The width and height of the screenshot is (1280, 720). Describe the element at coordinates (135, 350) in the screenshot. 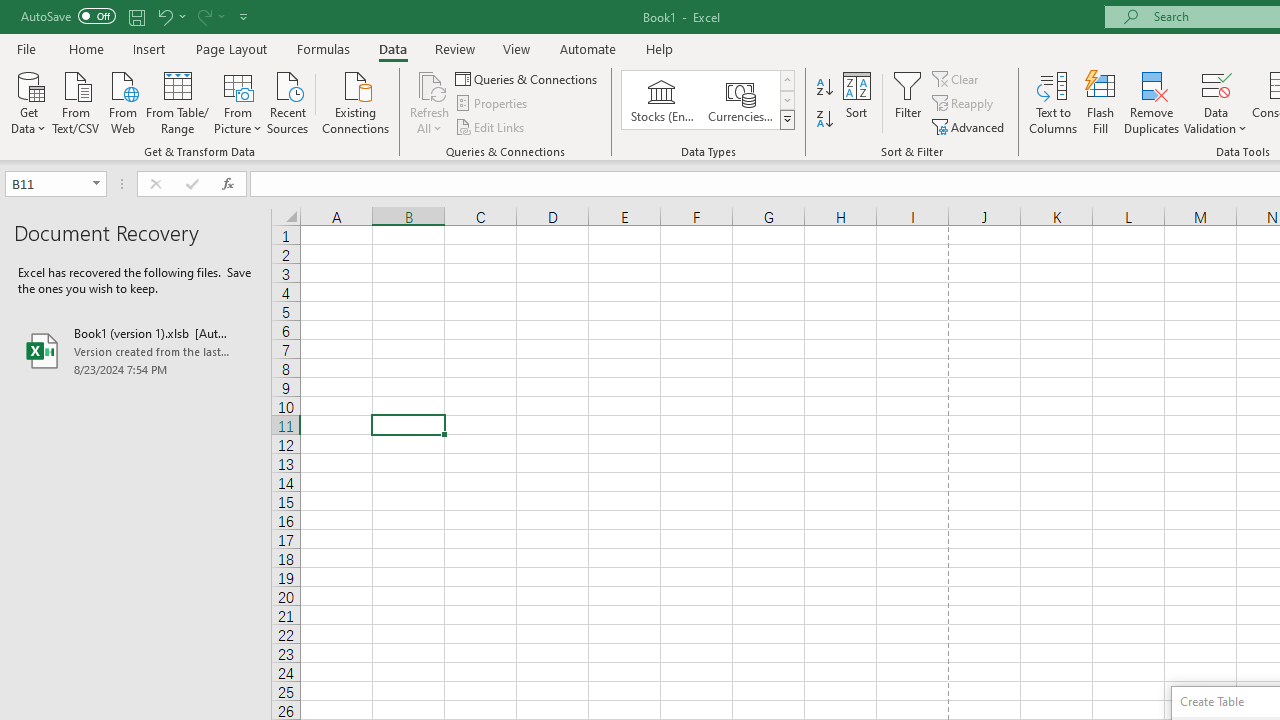

I see `'Book1 (version 1).xlsb  [AutoRecovered]'` at that location.